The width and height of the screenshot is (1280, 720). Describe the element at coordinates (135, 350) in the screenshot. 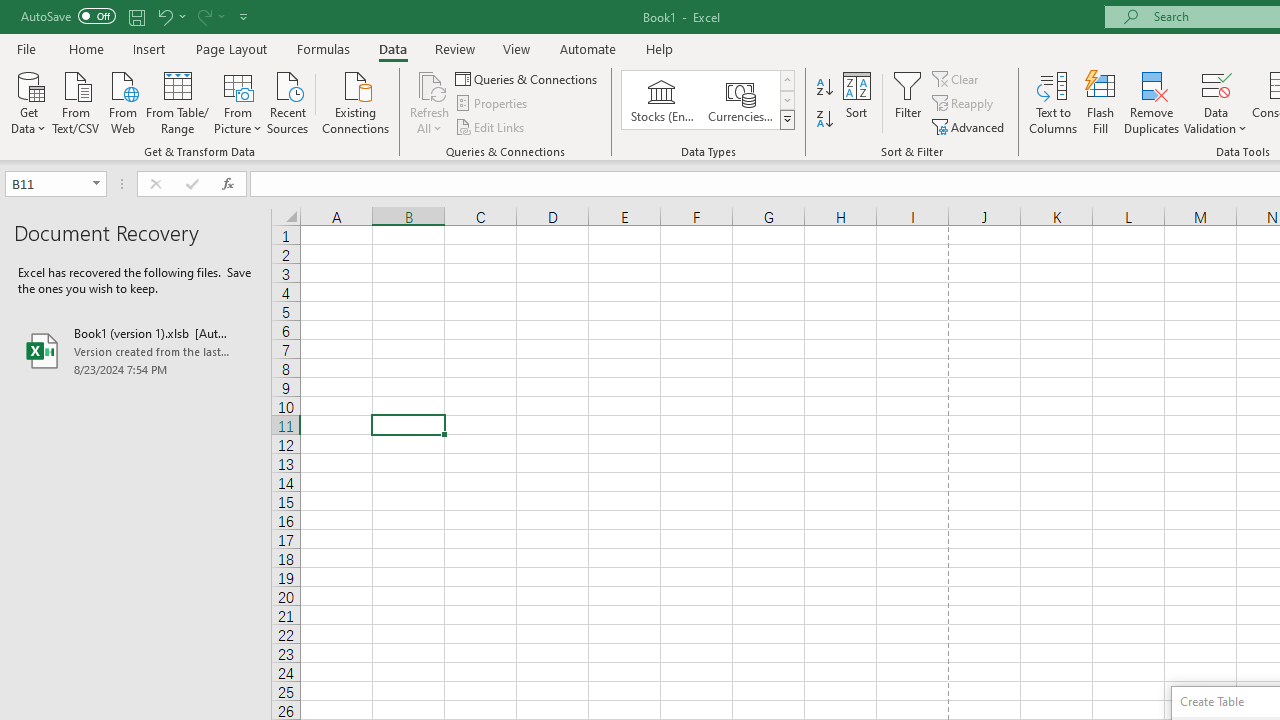

I see `'Book1 (version 1).xlsb  [AutoRecovered]'` at that location.